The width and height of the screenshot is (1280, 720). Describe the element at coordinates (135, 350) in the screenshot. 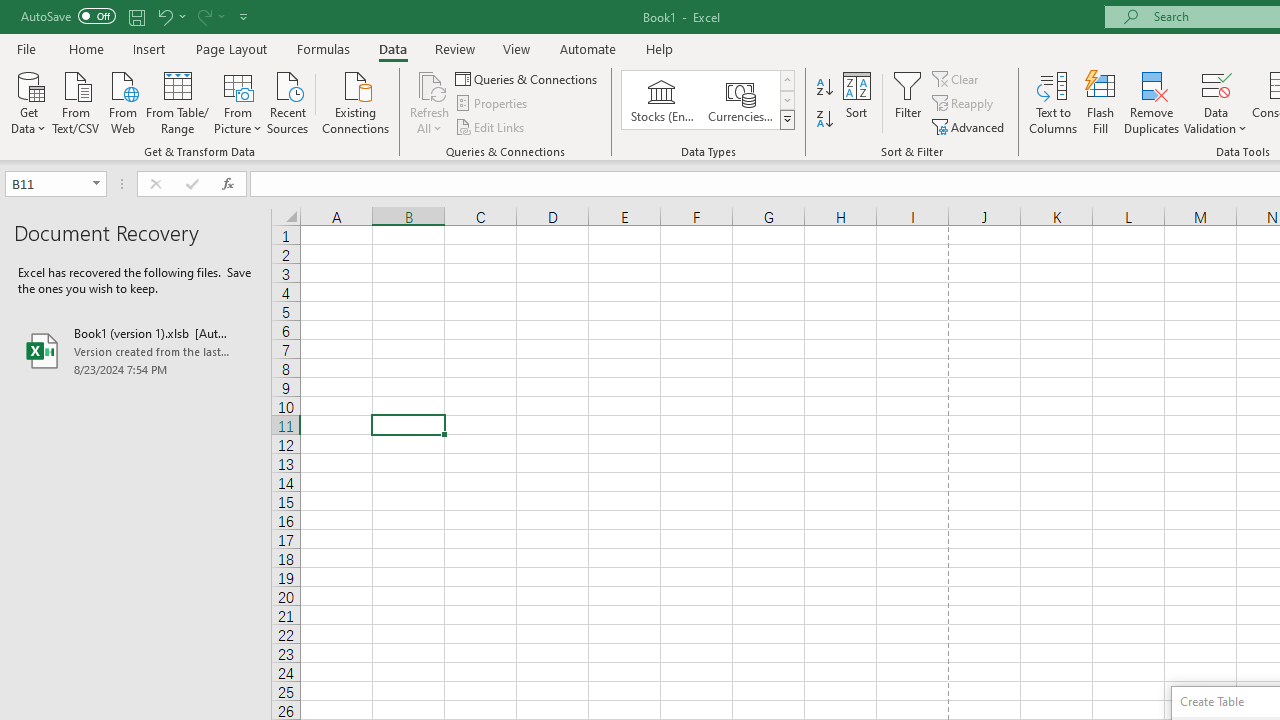

I see `'Book1 (version 1).xlsb  [AutoRecovered]'` at that location.